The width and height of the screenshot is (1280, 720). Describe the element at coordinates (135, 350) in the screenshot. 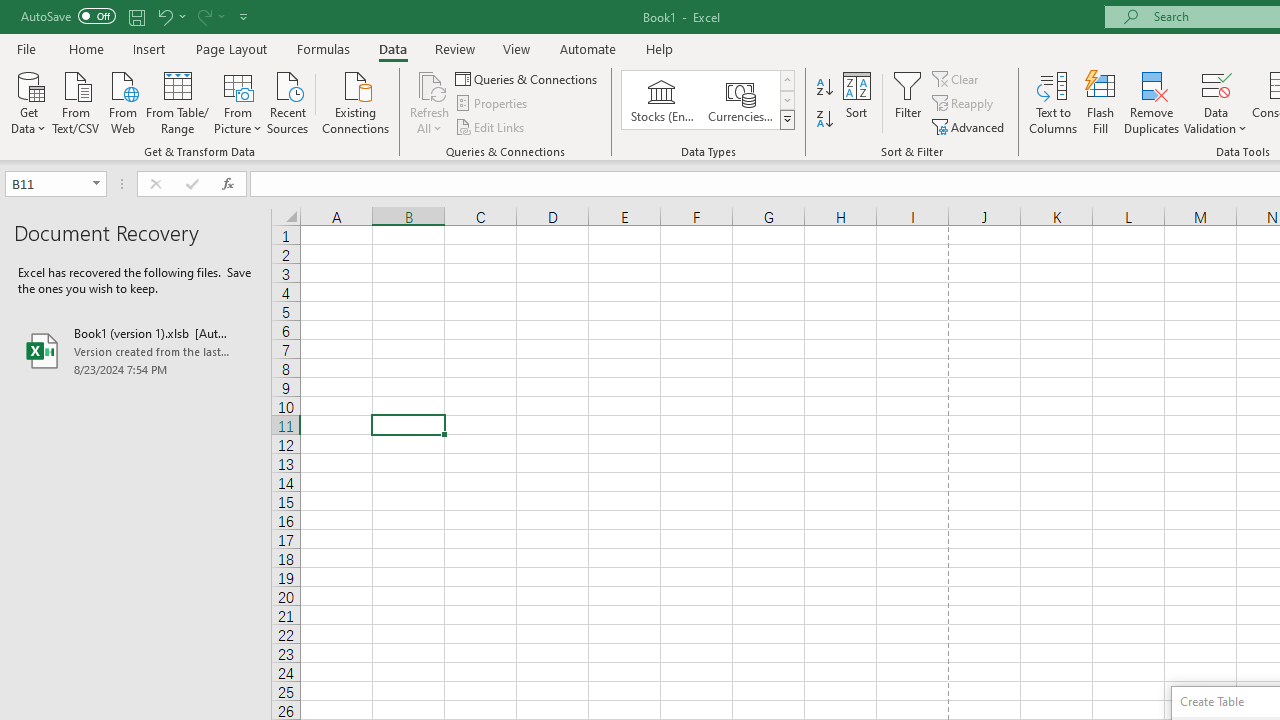

I see `'Book1 (version 1).xlsb  [AutoRecovered]'` at that location.